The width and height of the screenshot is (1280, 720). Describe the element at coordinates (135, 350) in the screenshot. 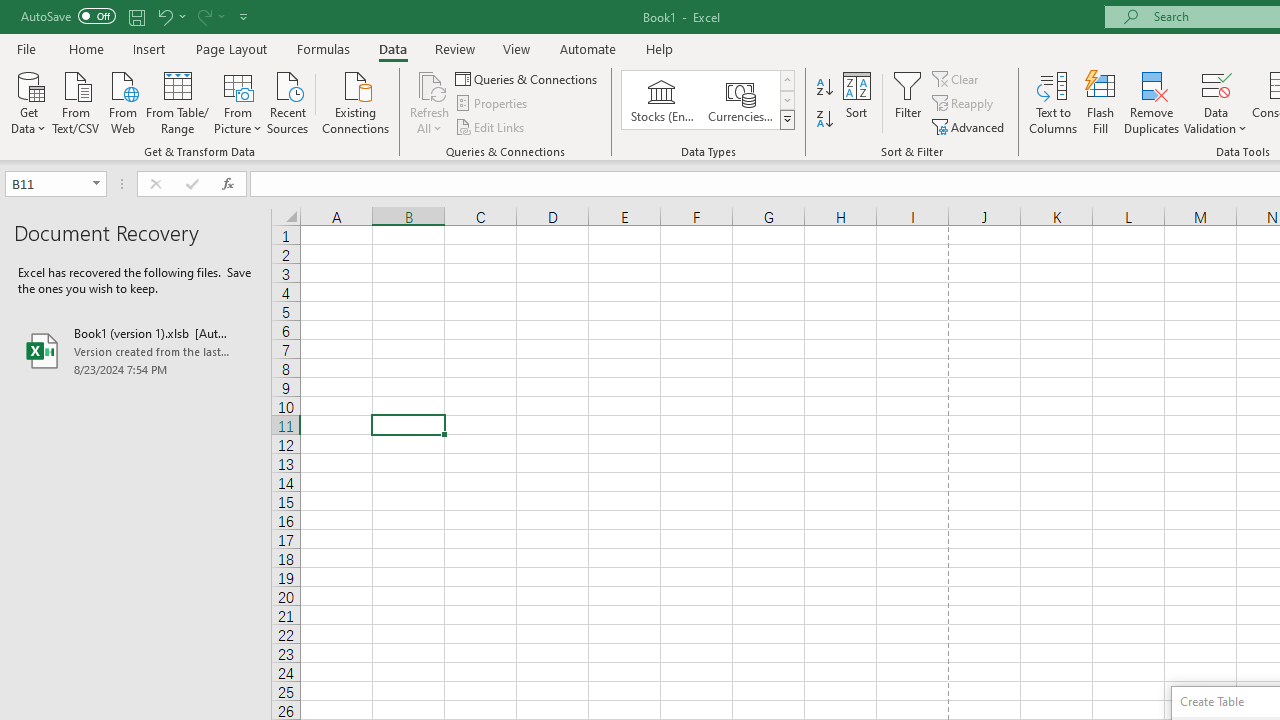

I see `'Book1 (version 1).xlsb  [AutoRecovered]'` at that location.